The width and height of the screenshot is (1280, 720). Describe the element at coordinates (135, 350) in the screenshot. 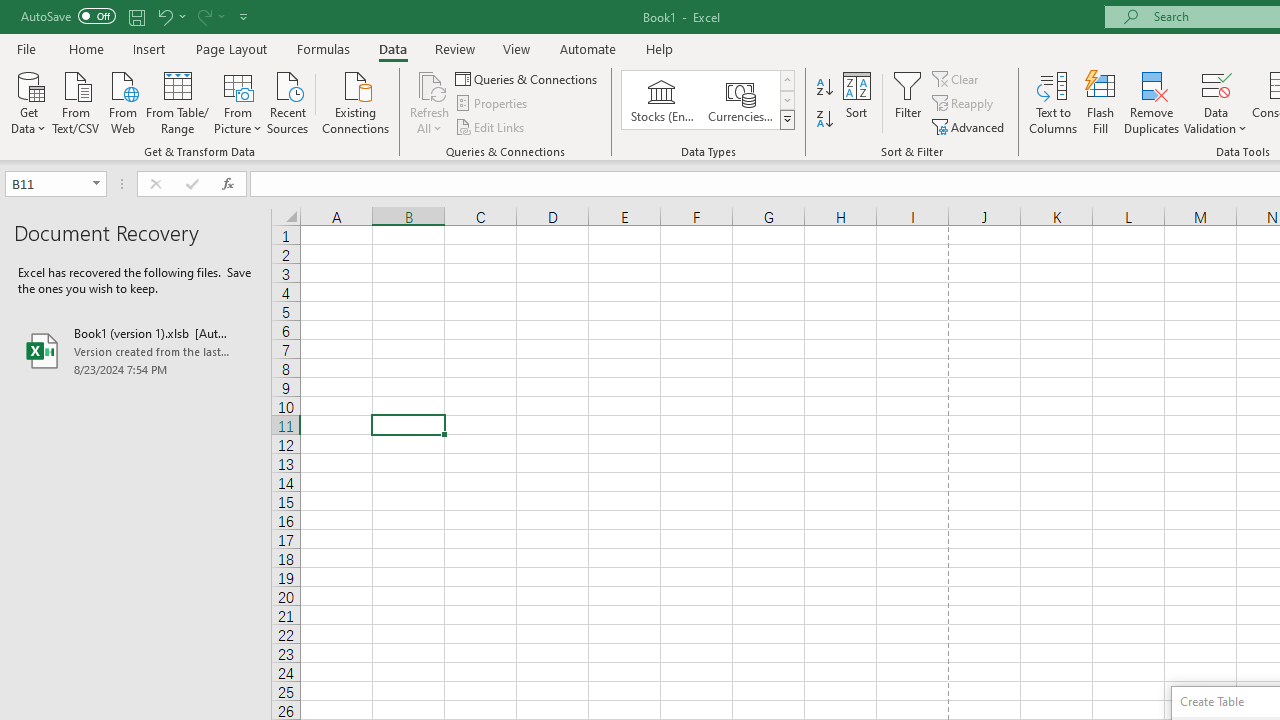

I see `'Book1 (version 1).xlsb  [AutoRecovered]'` at that location.